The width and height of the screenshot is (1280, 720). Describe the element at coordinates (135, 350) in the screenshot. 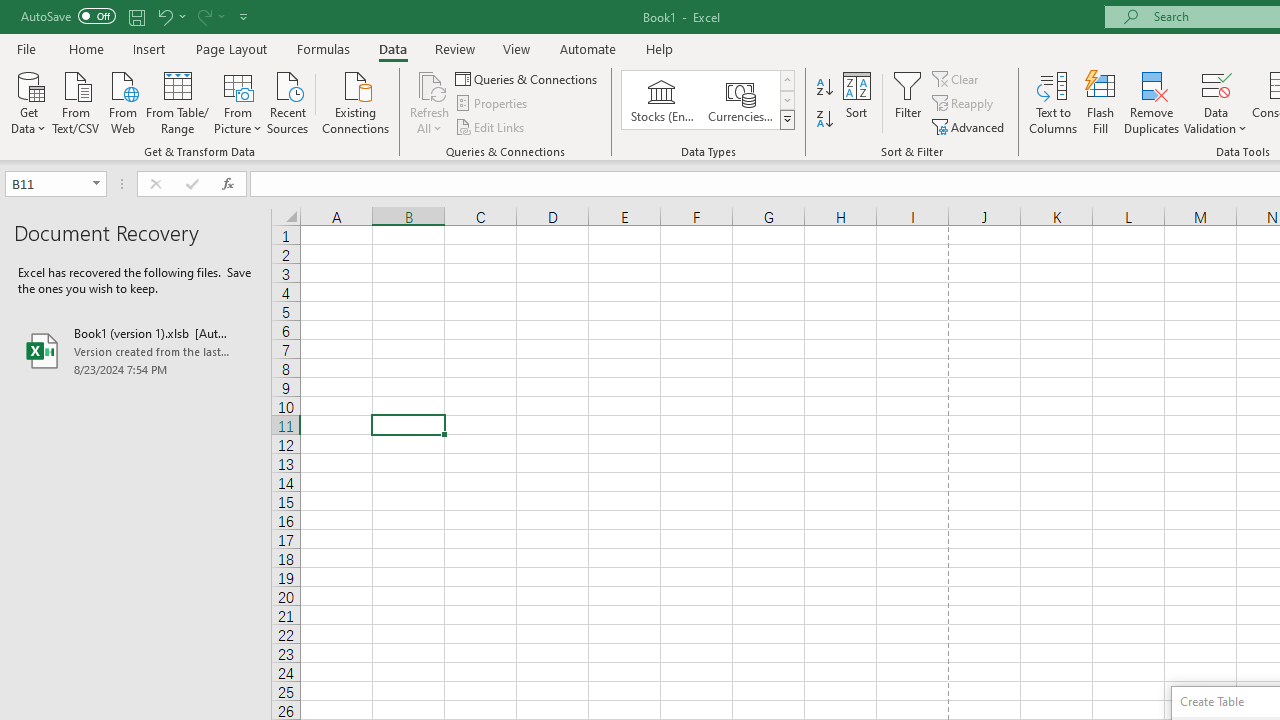

I see `'Book1 (version 1).xlsb  [AutoRecovered]'` at that location.